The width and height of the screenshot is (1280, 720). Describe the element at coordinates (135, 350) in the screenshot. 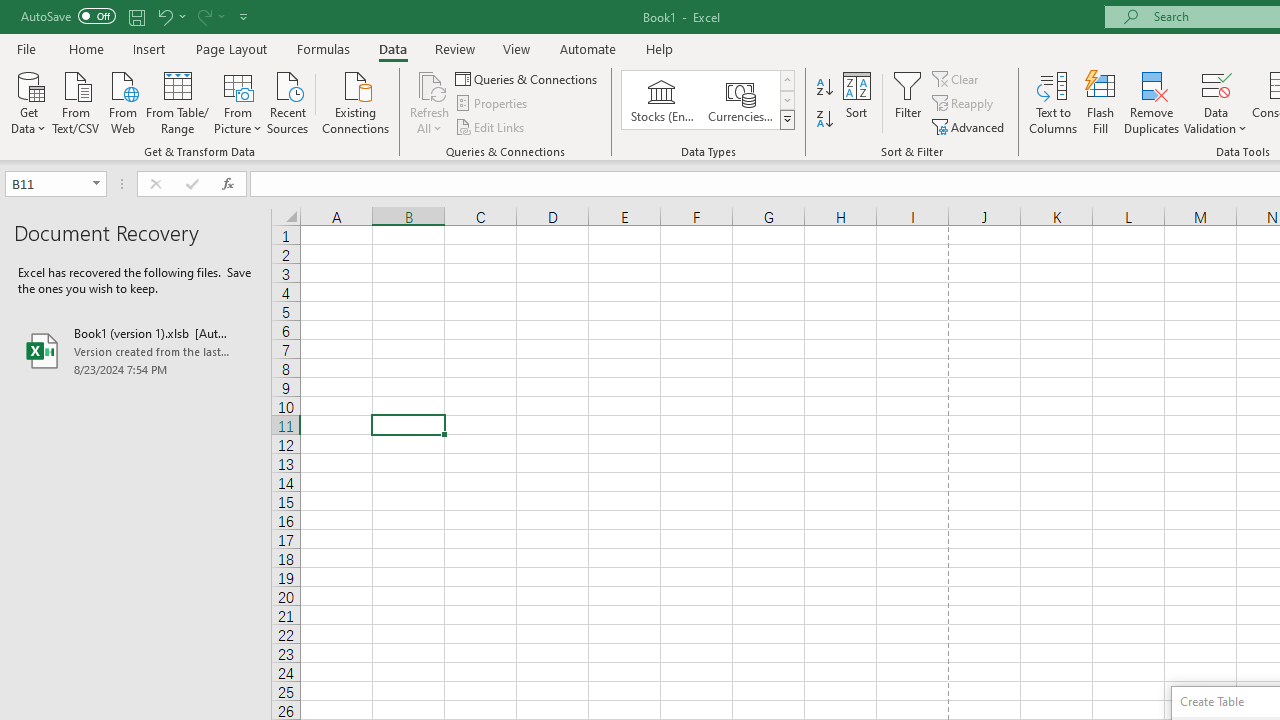

I see `'Book1 (version 1).xlsb  [AutoRecovered]'` at that location.